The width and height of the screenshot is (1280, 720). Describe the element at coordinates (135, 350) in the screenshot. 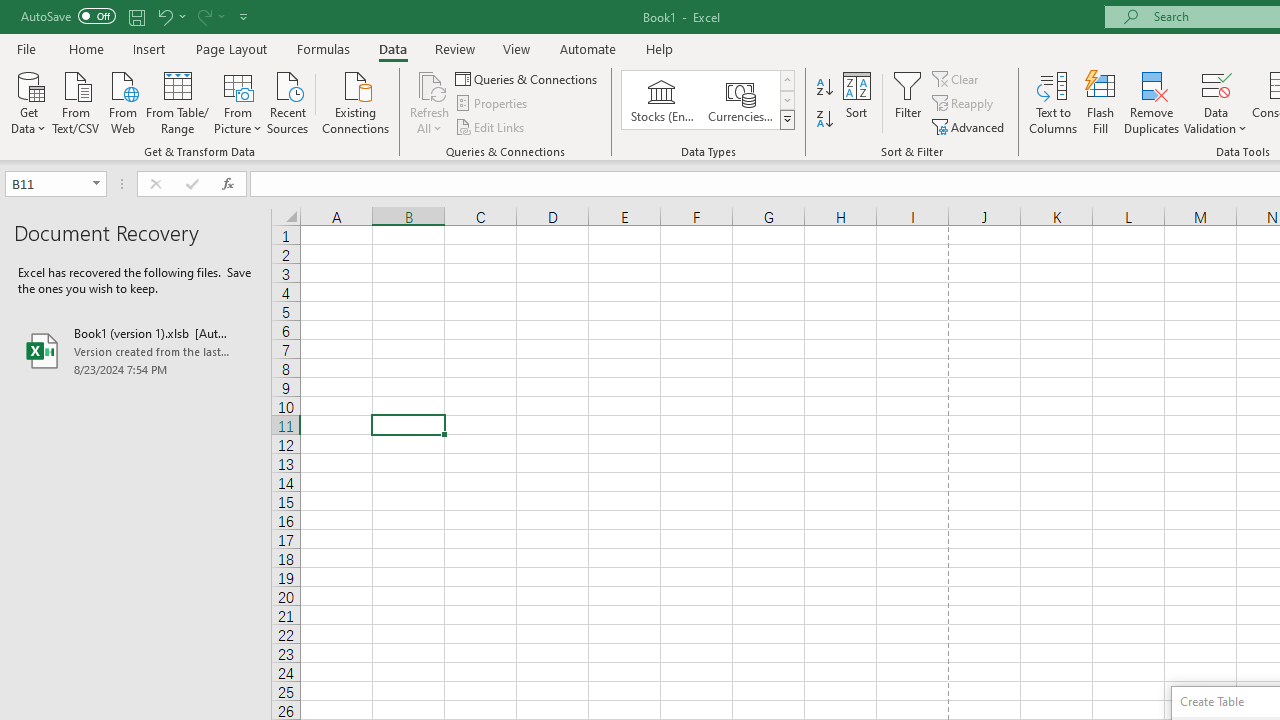

I see `'Book1 (version 1).xlsb  [AutoRecovered]'` at that location.